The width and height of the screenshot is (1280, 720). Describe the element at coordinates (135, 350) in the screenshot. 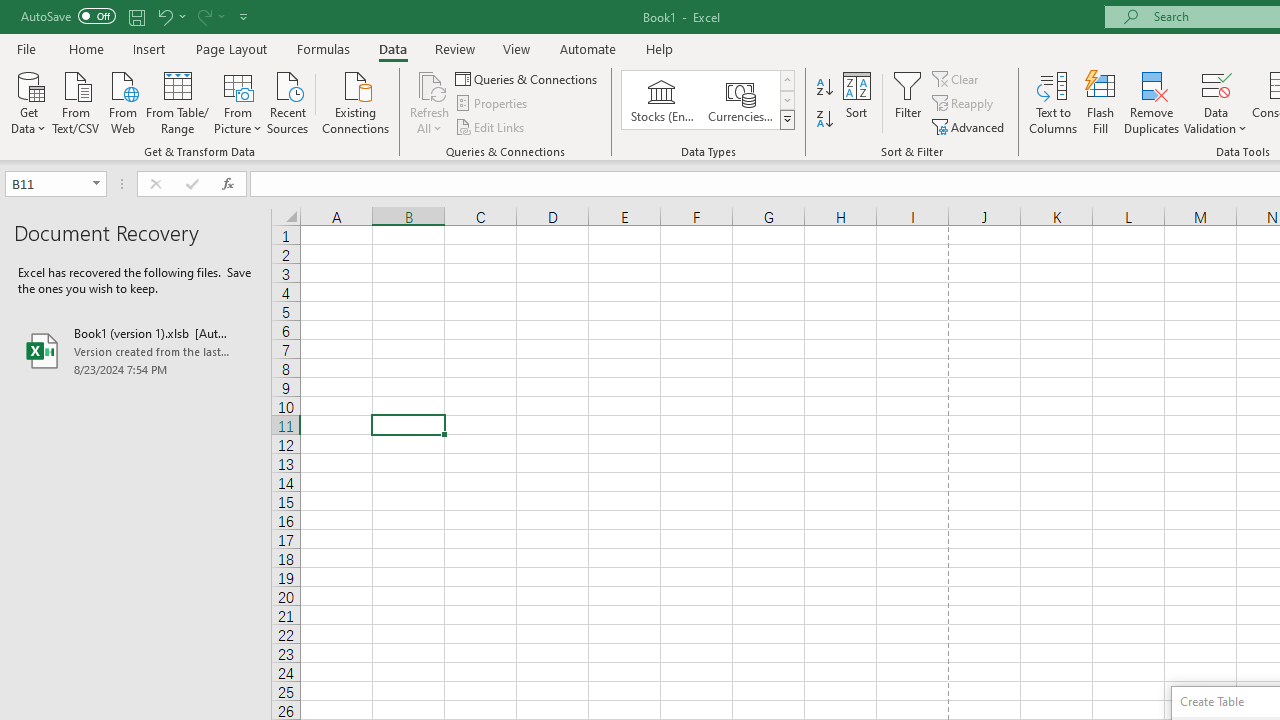

I see `'Book1 (version 1).xlsb  [AutoRecovered]'` at that location.